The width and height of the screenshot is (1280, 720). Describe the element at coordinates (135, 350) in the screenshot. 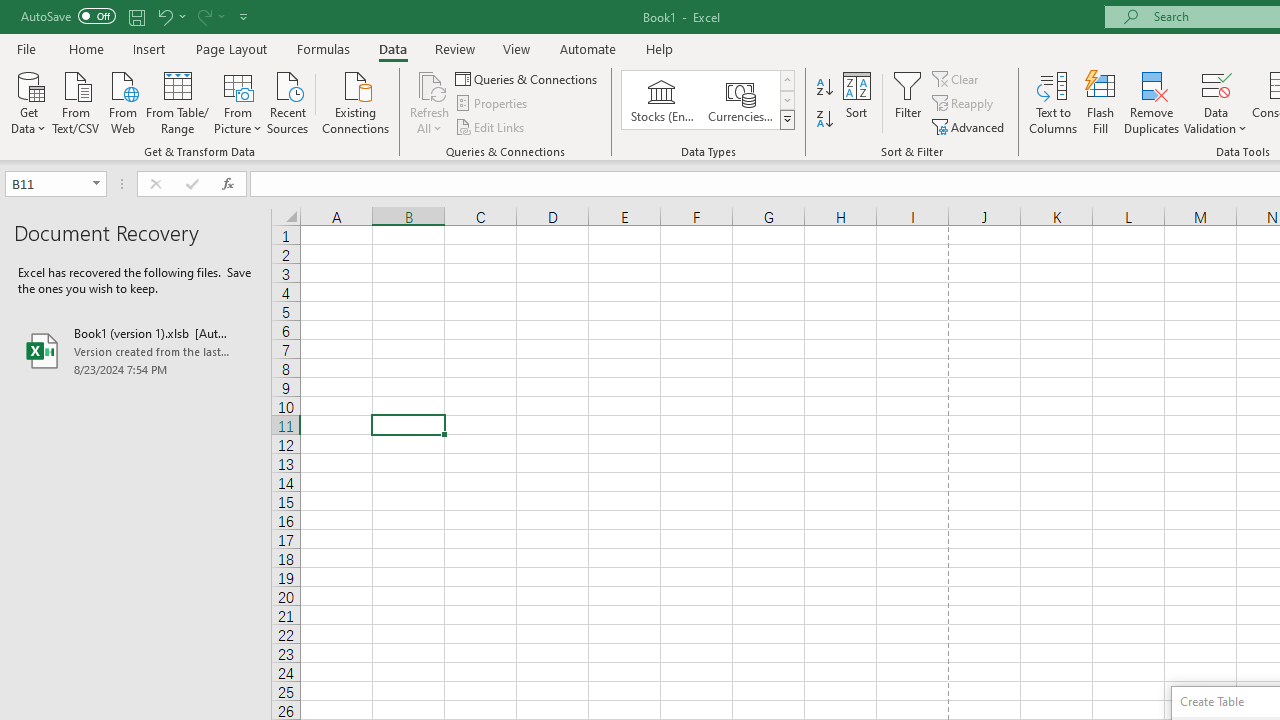

I see `'Book1 (version 1).xlsb  [AutoRecovered]'` at that location.